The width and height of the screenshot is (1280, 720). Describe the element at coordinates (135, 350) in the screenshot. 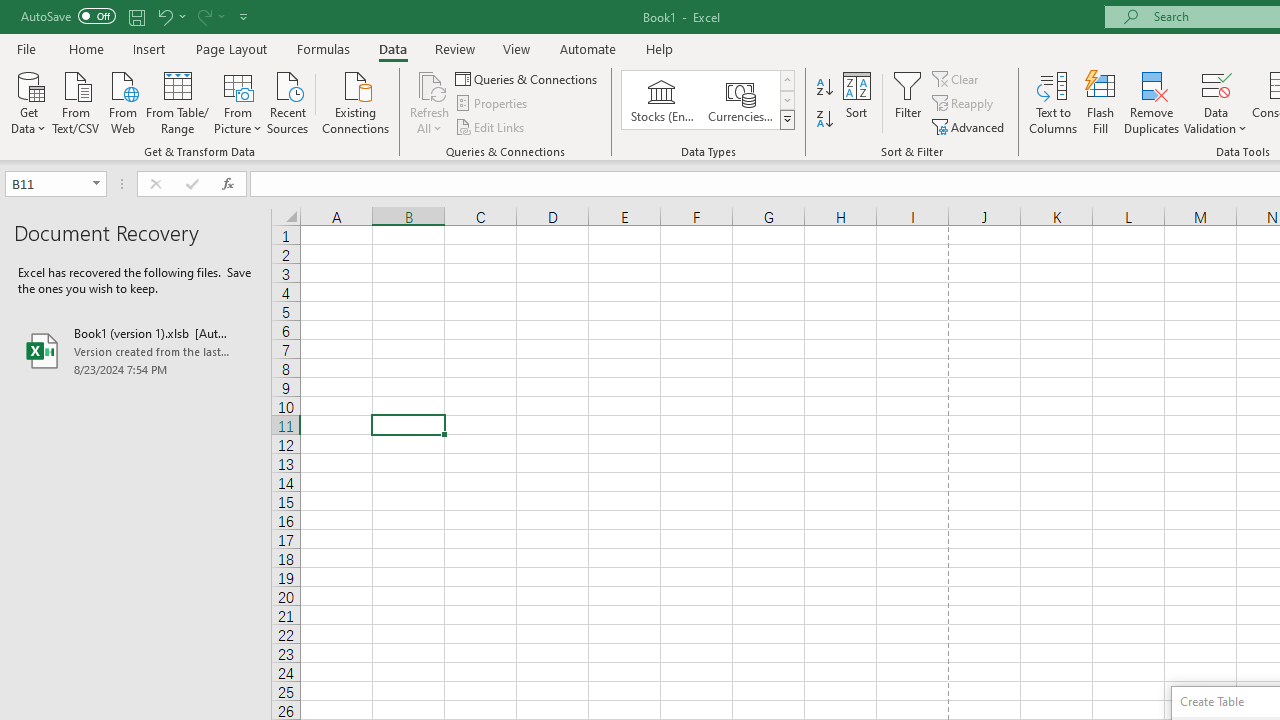

I see `'Book1 (version 1).xlsb  [AutoRecovered]'` at that location.